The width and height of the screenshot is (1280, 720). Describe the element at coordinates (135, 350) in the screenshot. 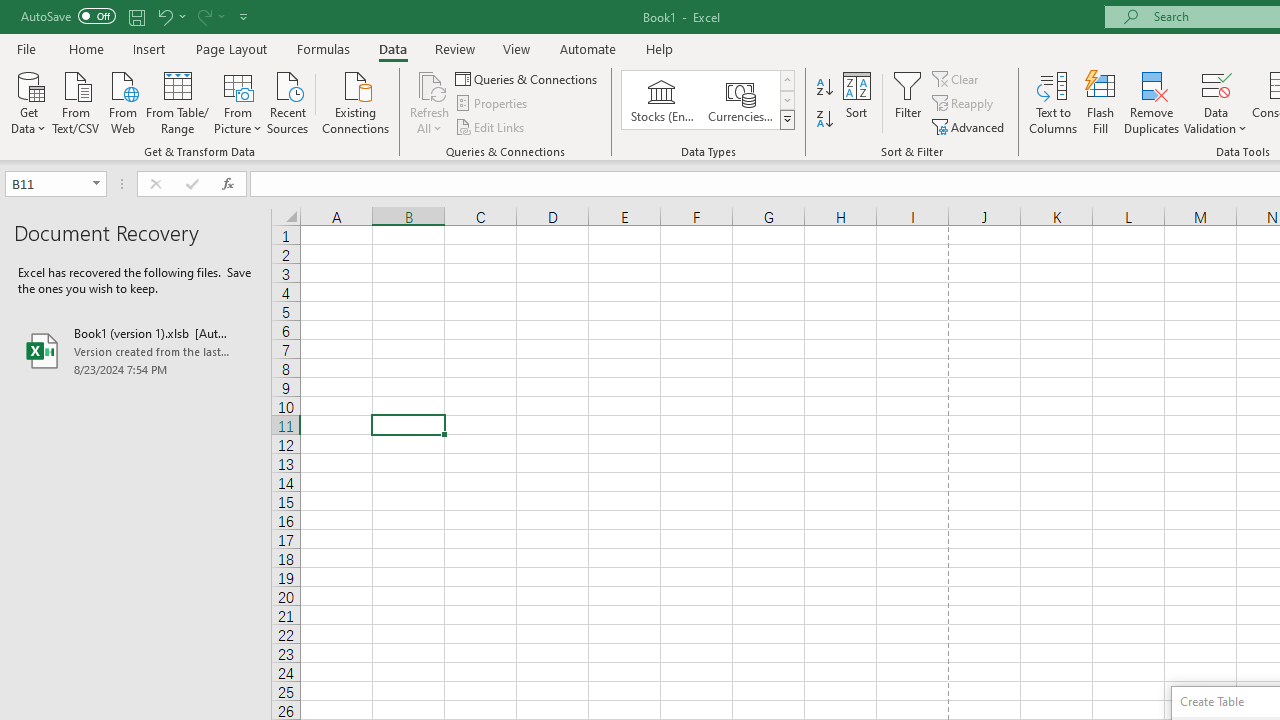

I see `'Book1 (version 1).xlsb  [AutoRecovered]'` at that location.